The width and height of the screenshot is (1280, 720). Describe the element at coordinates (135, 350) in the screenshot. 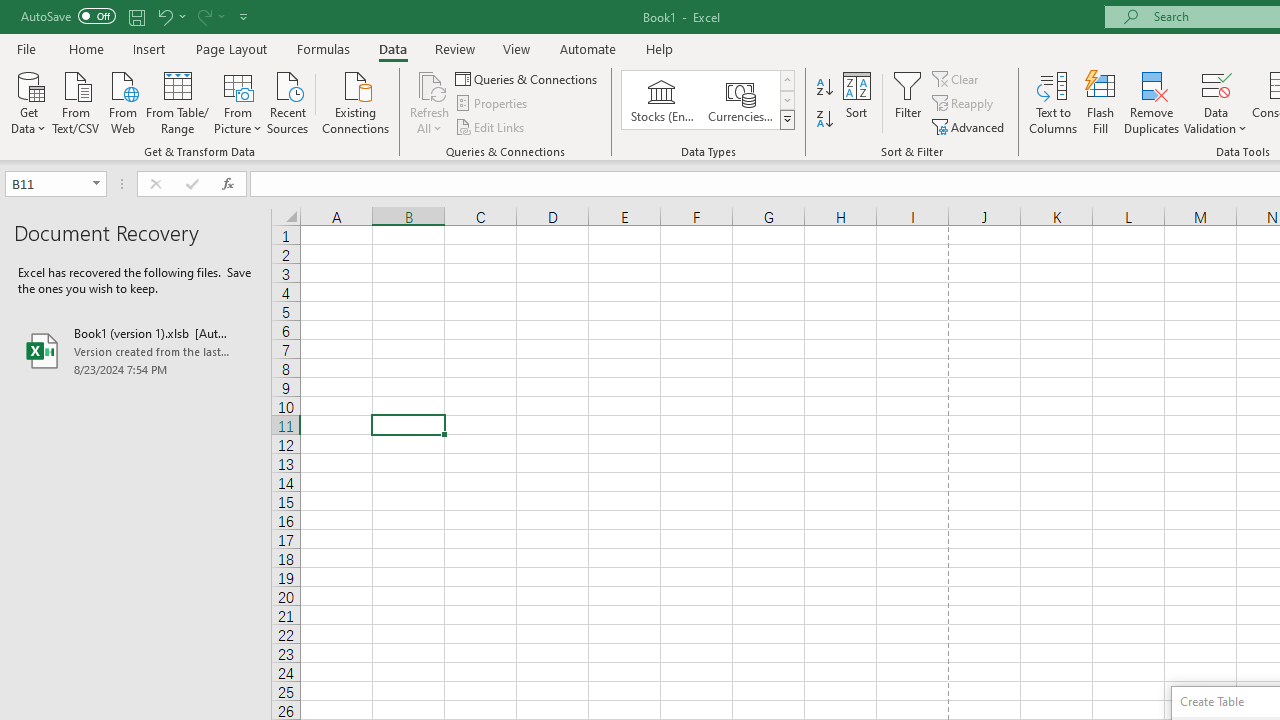

I see `'Book1 (version 1).xlsb  [AutoRecovered]'` at that location.